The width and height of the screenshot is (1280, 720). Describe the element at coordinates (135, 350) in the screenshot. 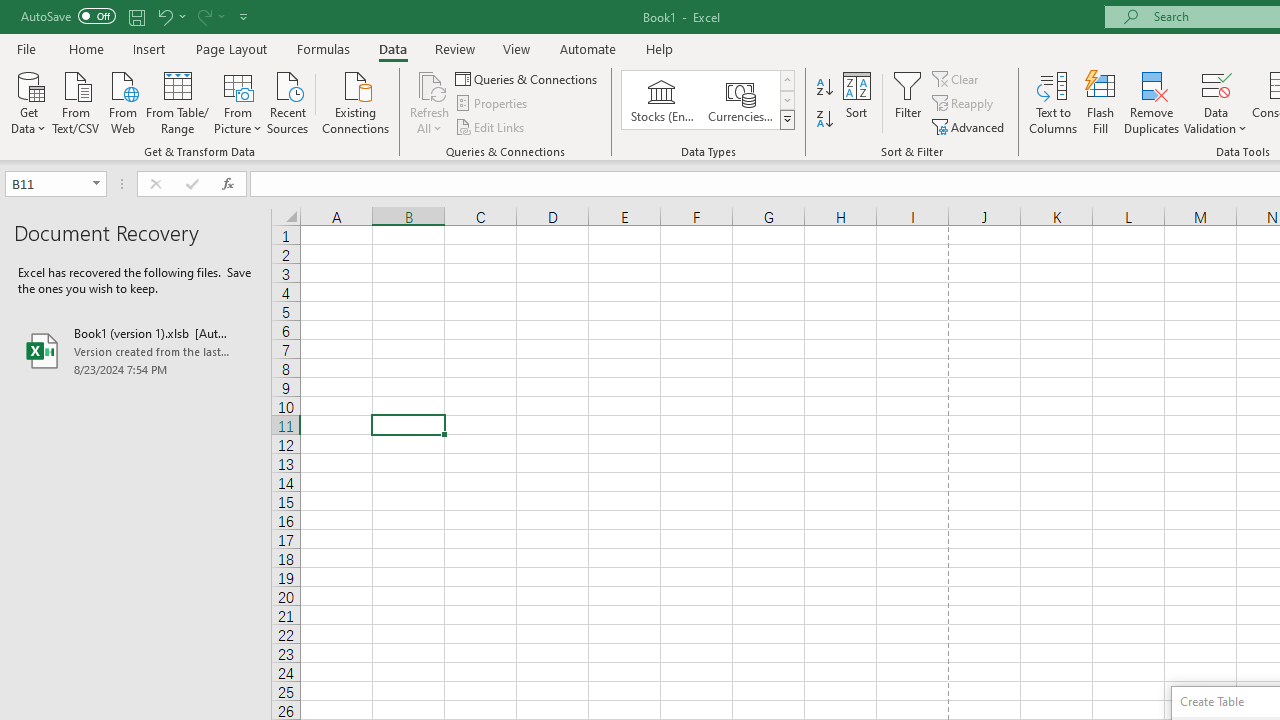

I see `'Book1 (version 1).xlsb  [AutoRecovered]'` at that location.